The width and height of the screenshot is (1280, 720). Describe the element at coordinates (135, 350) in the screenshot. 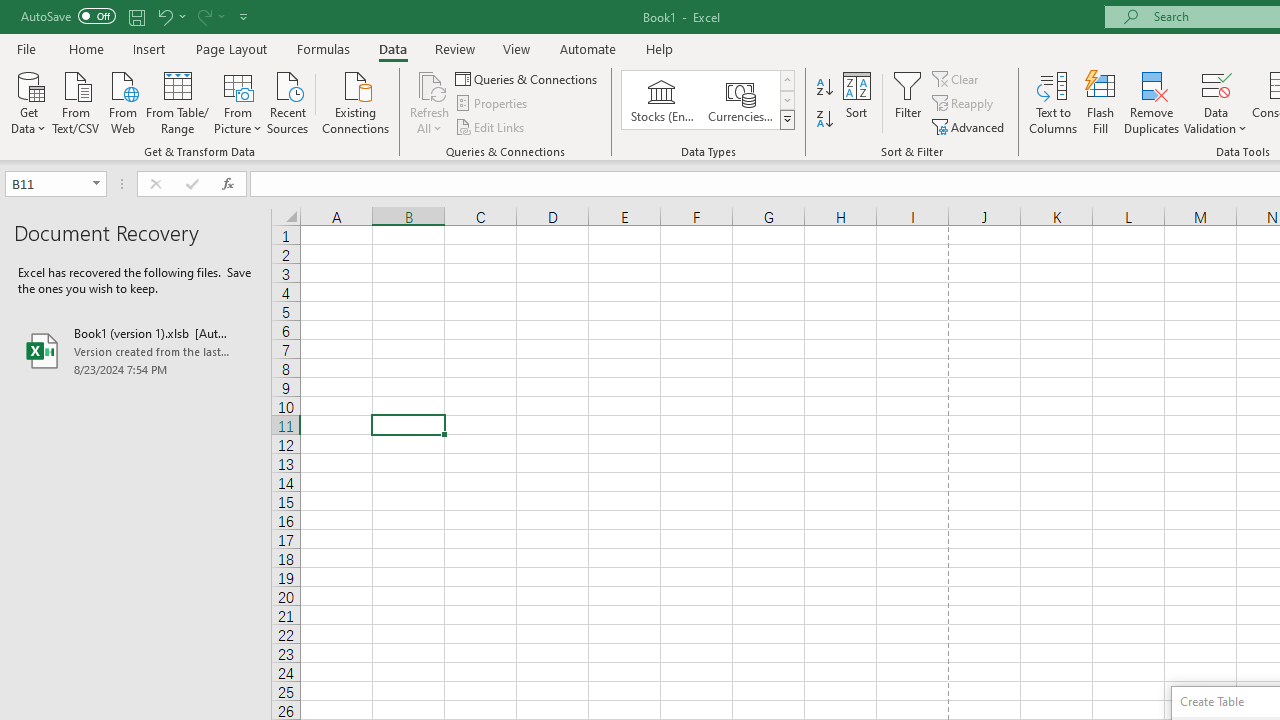

I see `'Book1 (version 1).xlsb  [AutoRecovered]'` at that location.